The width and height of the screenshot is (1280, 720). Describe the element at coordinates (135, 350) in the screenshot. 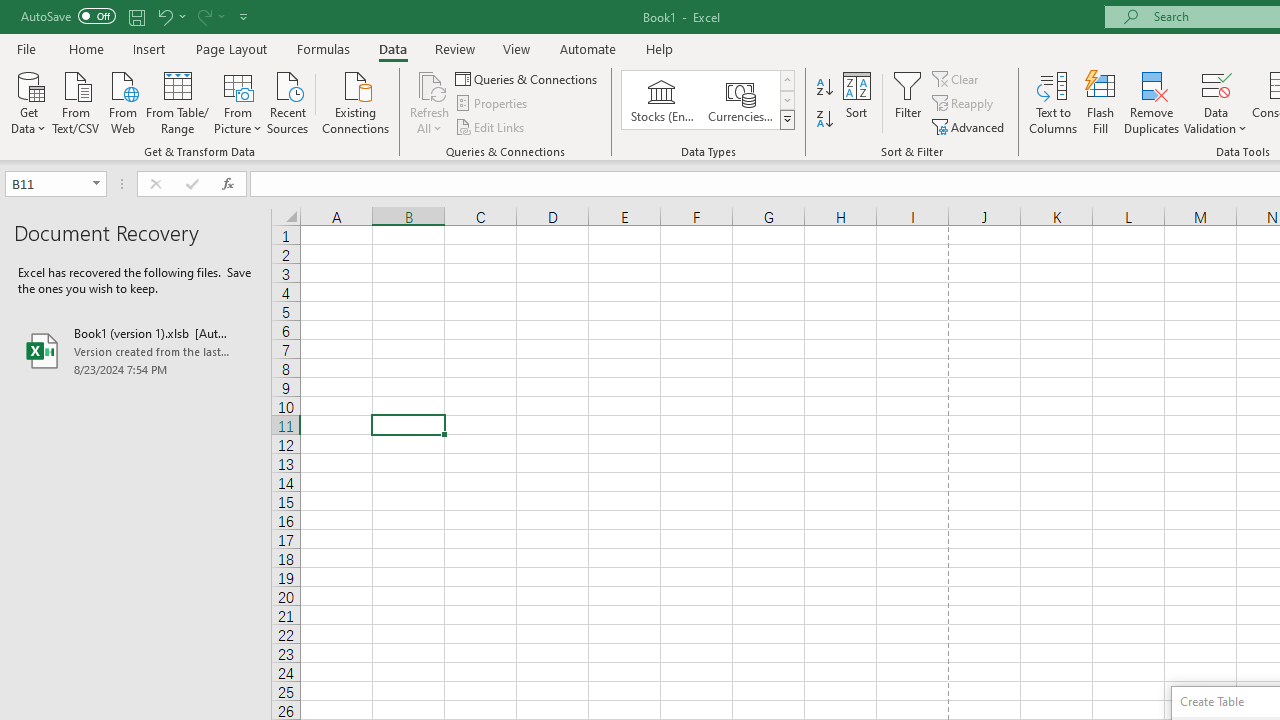

I see `'Book1 (version 1).xlsb  [AutoRecovered]'` at that location.